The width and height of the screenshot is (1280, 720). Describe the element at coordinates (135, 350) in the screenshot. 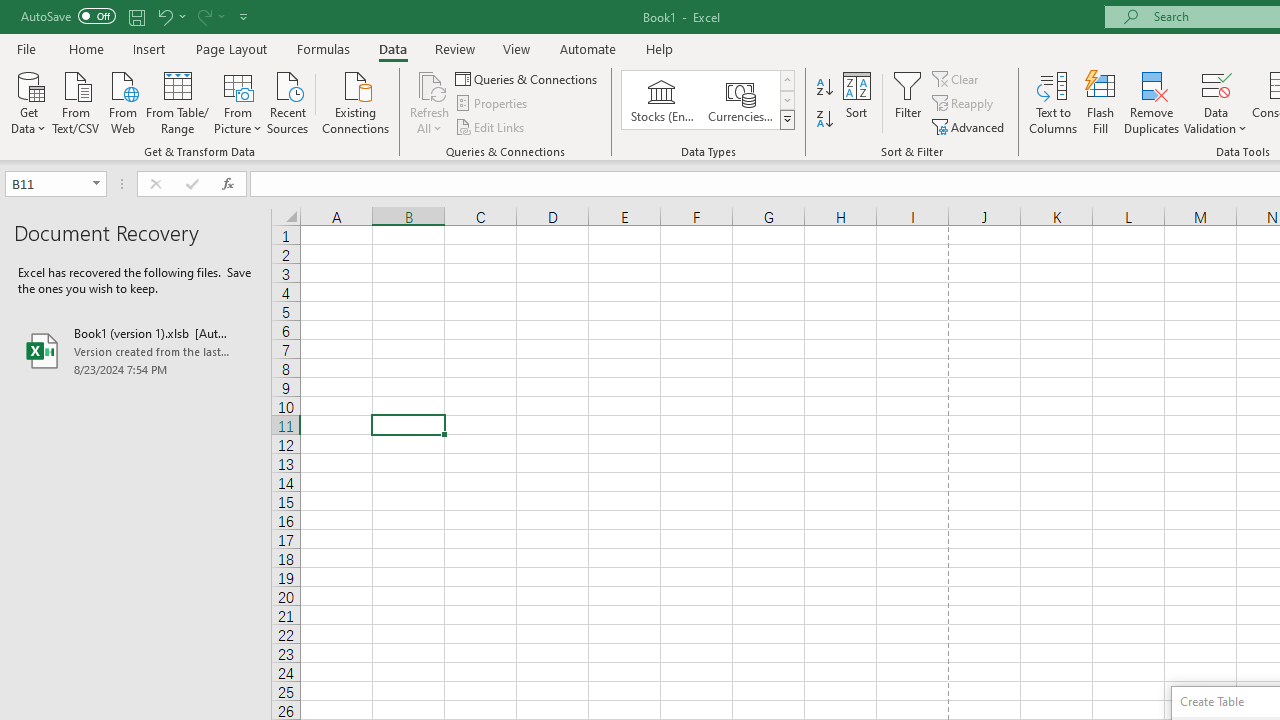

I see `'Book1 (version 1).xlsb  [AutoRecovered]'` at that location.